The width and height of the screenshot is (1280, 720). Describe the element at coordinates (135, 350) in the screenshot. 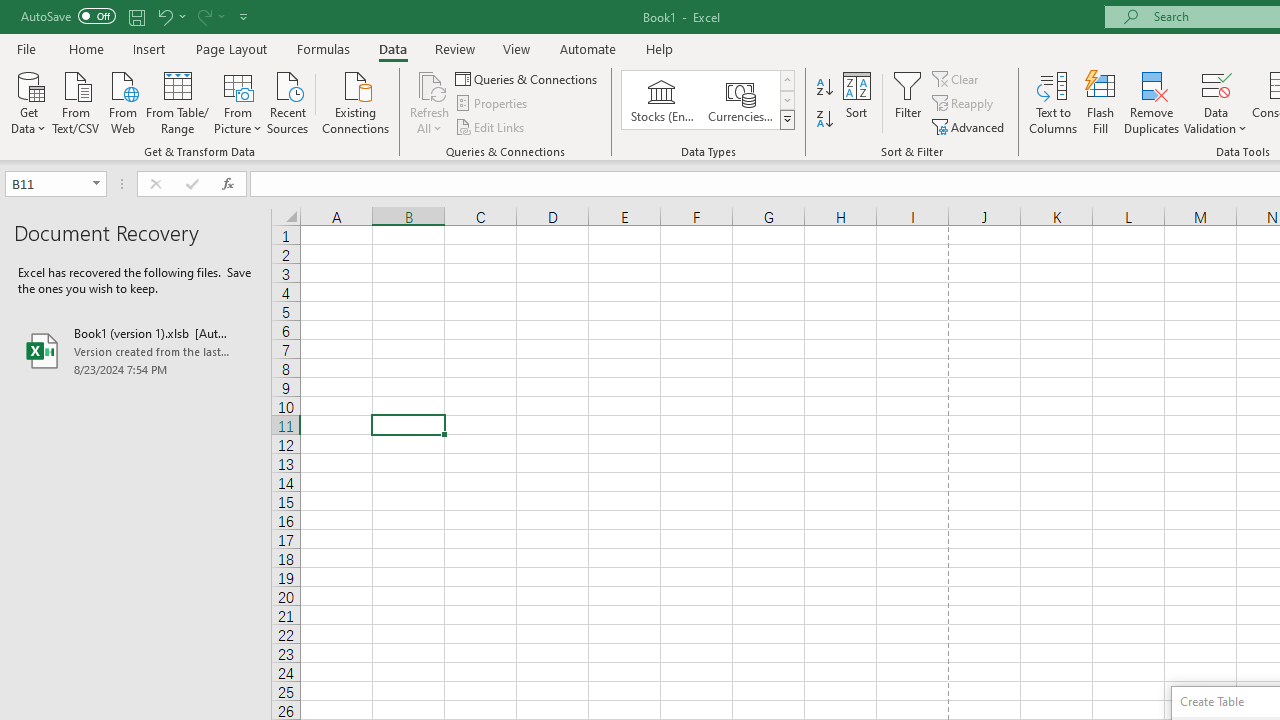

I see `'Book1 (version 1).xlsb  [AutoRecovered]'` at that location.